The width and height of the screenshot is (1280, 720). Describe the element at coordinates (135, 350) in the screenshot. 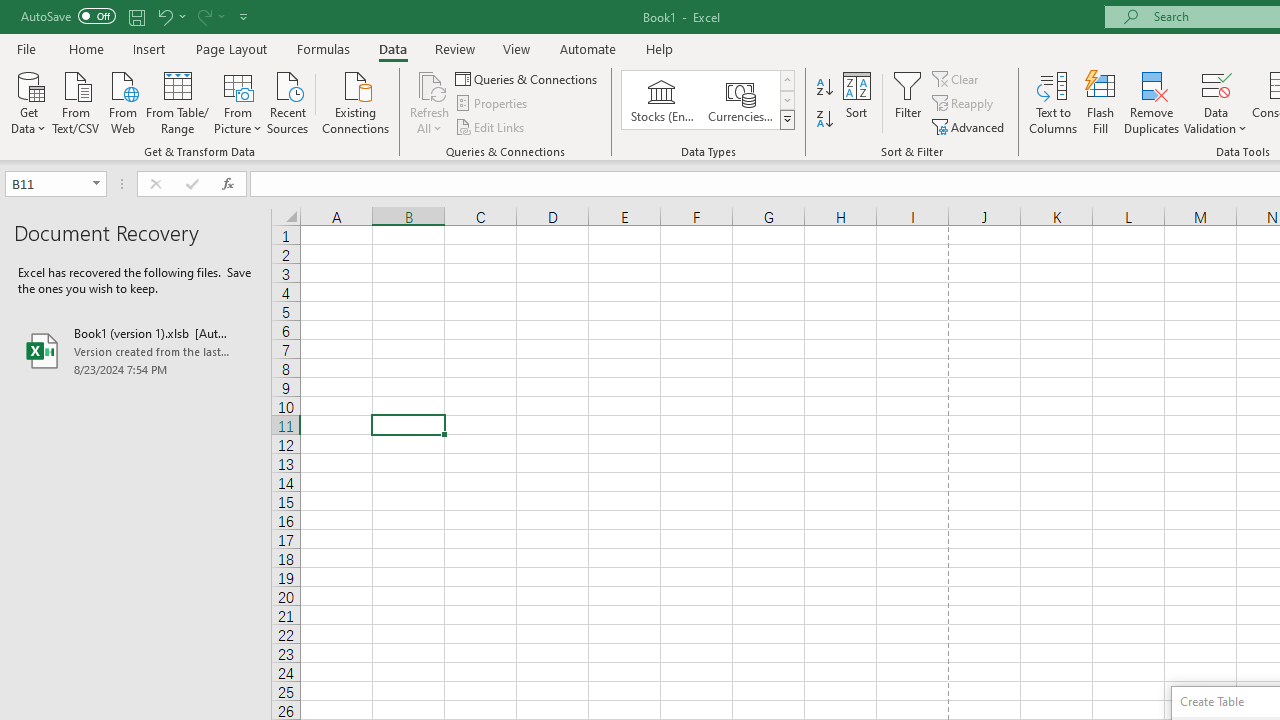

I see `'Book1 (version 1).xlsb  [AutoRecovered]'` at that location.